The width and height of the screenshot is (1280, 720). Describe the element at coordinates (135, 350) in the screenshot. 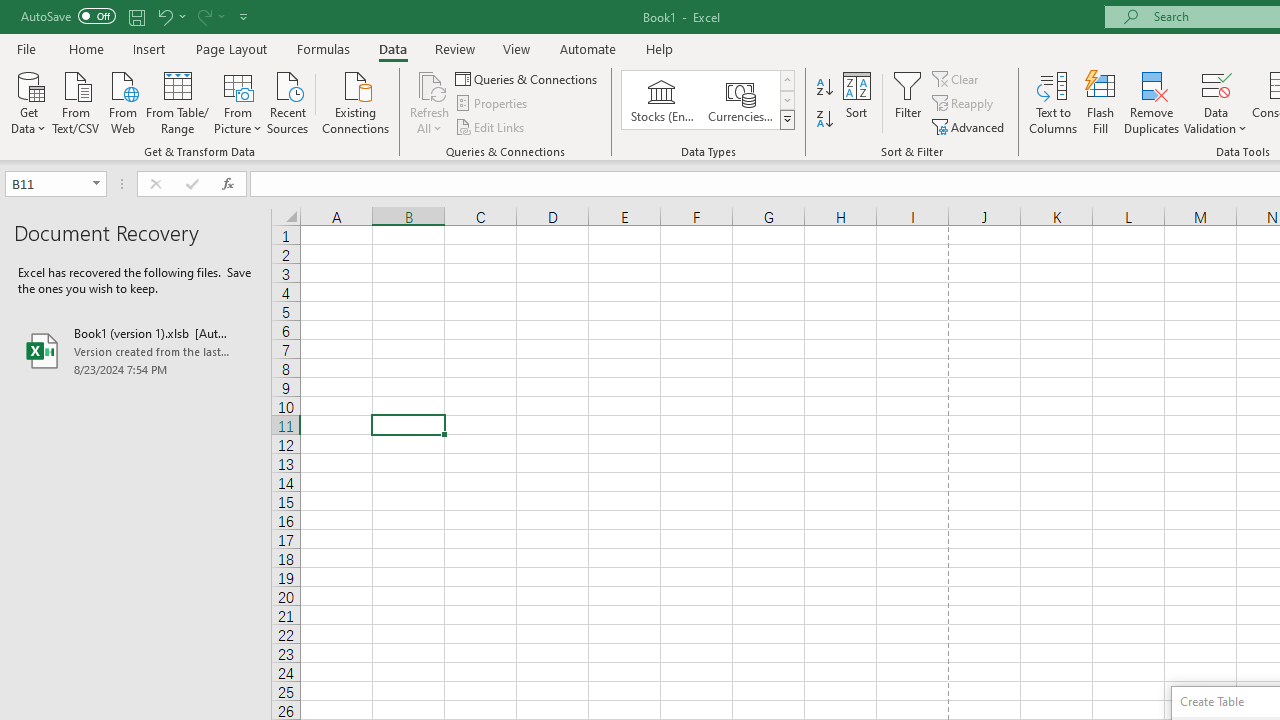

I see `'Book1 (version 1).xlsb  [AutoRecovered]'` at that location.